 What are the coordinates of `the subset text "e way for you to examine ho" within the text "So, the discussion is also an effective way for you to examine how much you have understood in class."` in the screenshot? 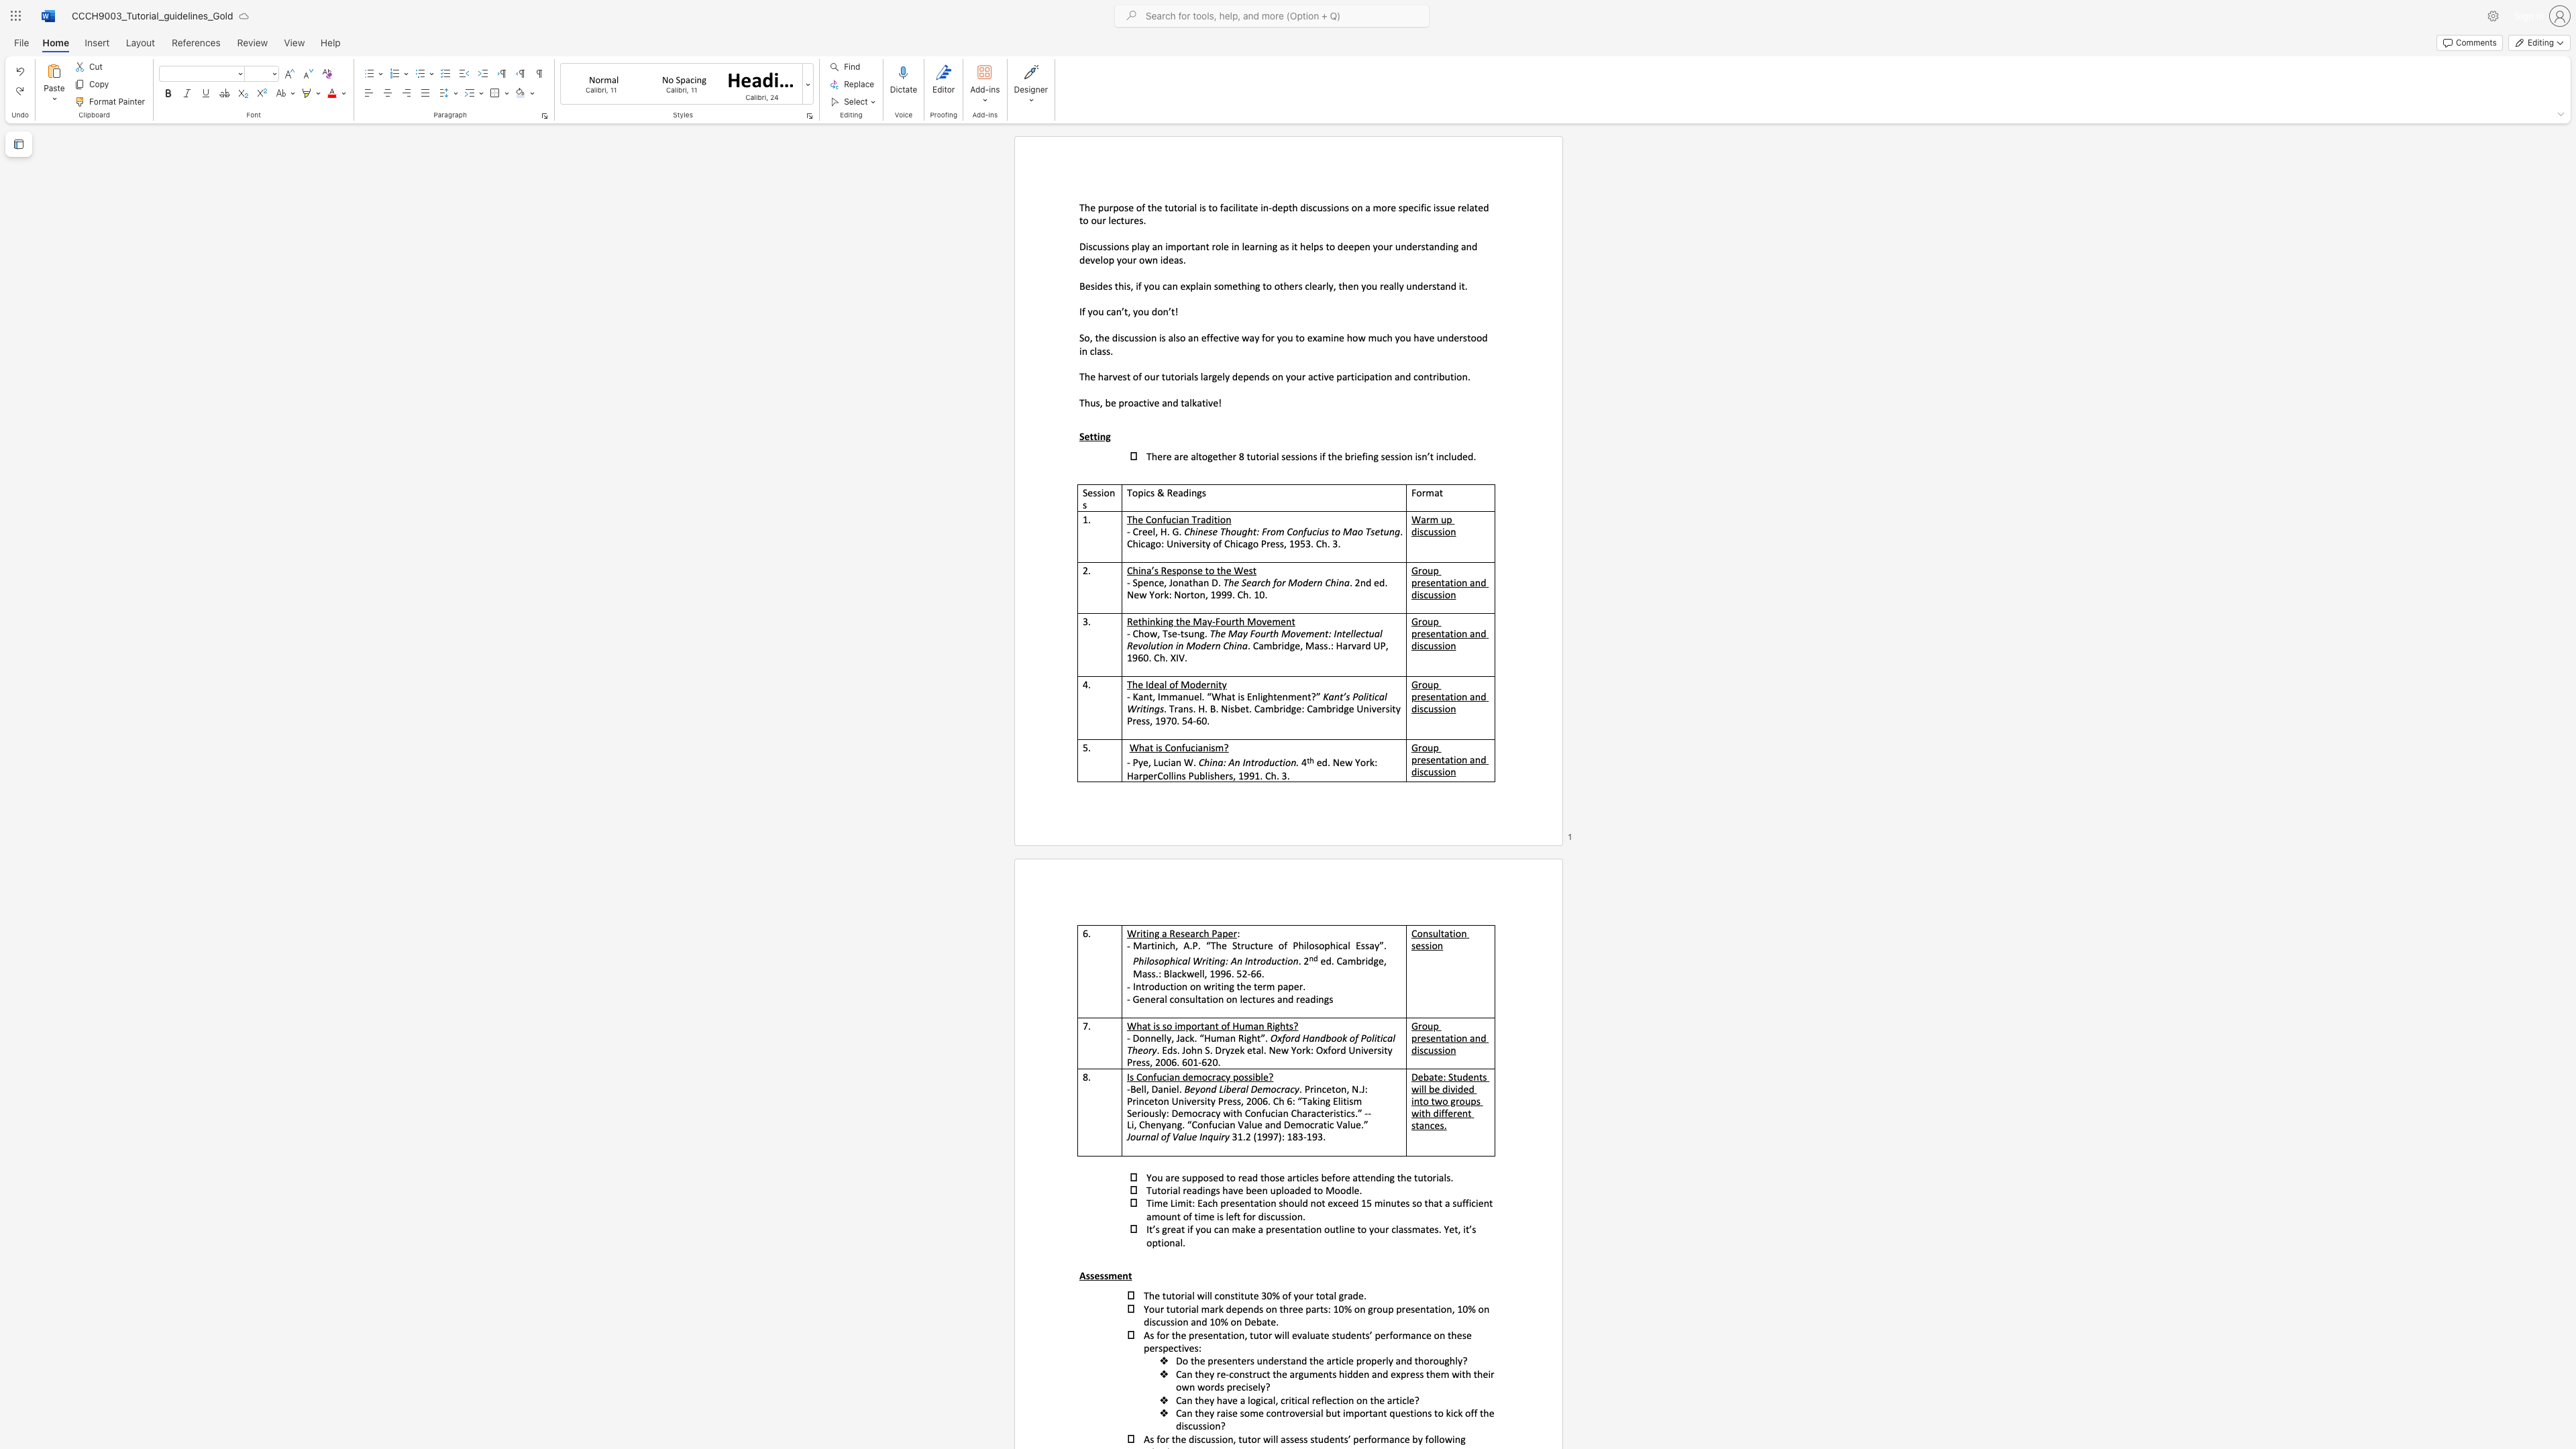 It's located at (1234, 336).